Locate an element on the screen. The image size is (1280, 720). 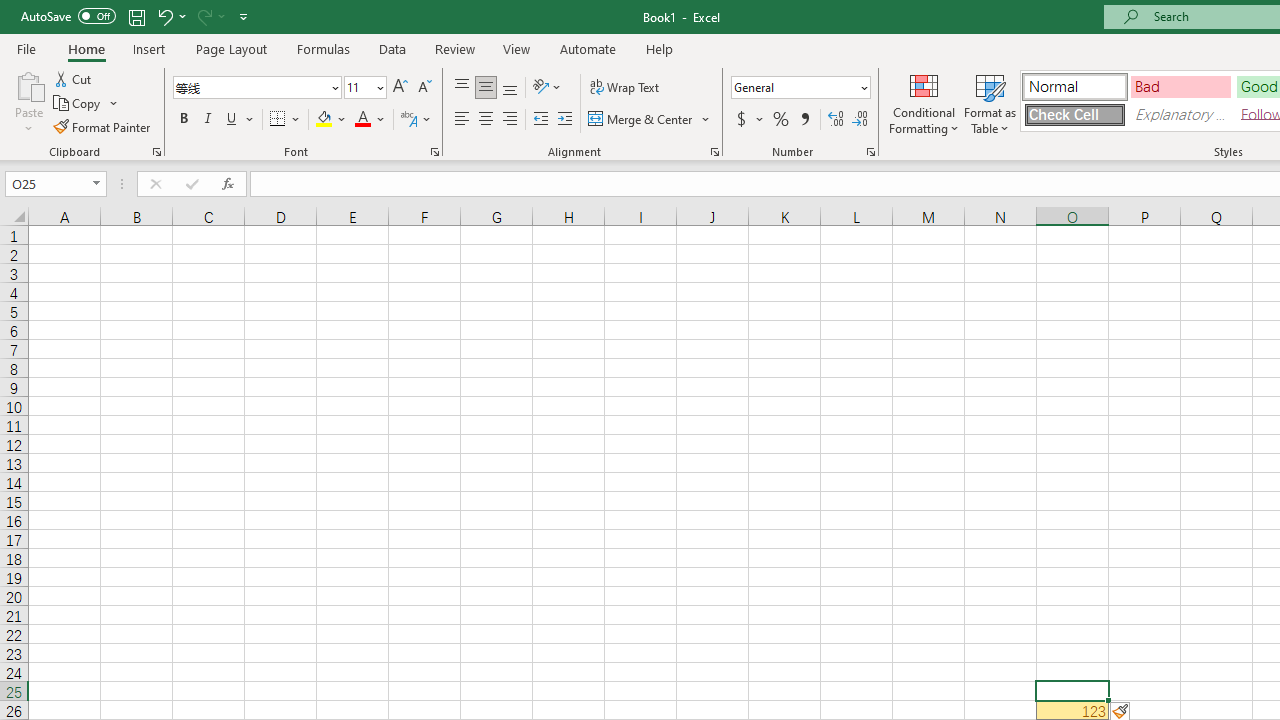
'Decrease Font Size' is located at coordinates (423, 86).